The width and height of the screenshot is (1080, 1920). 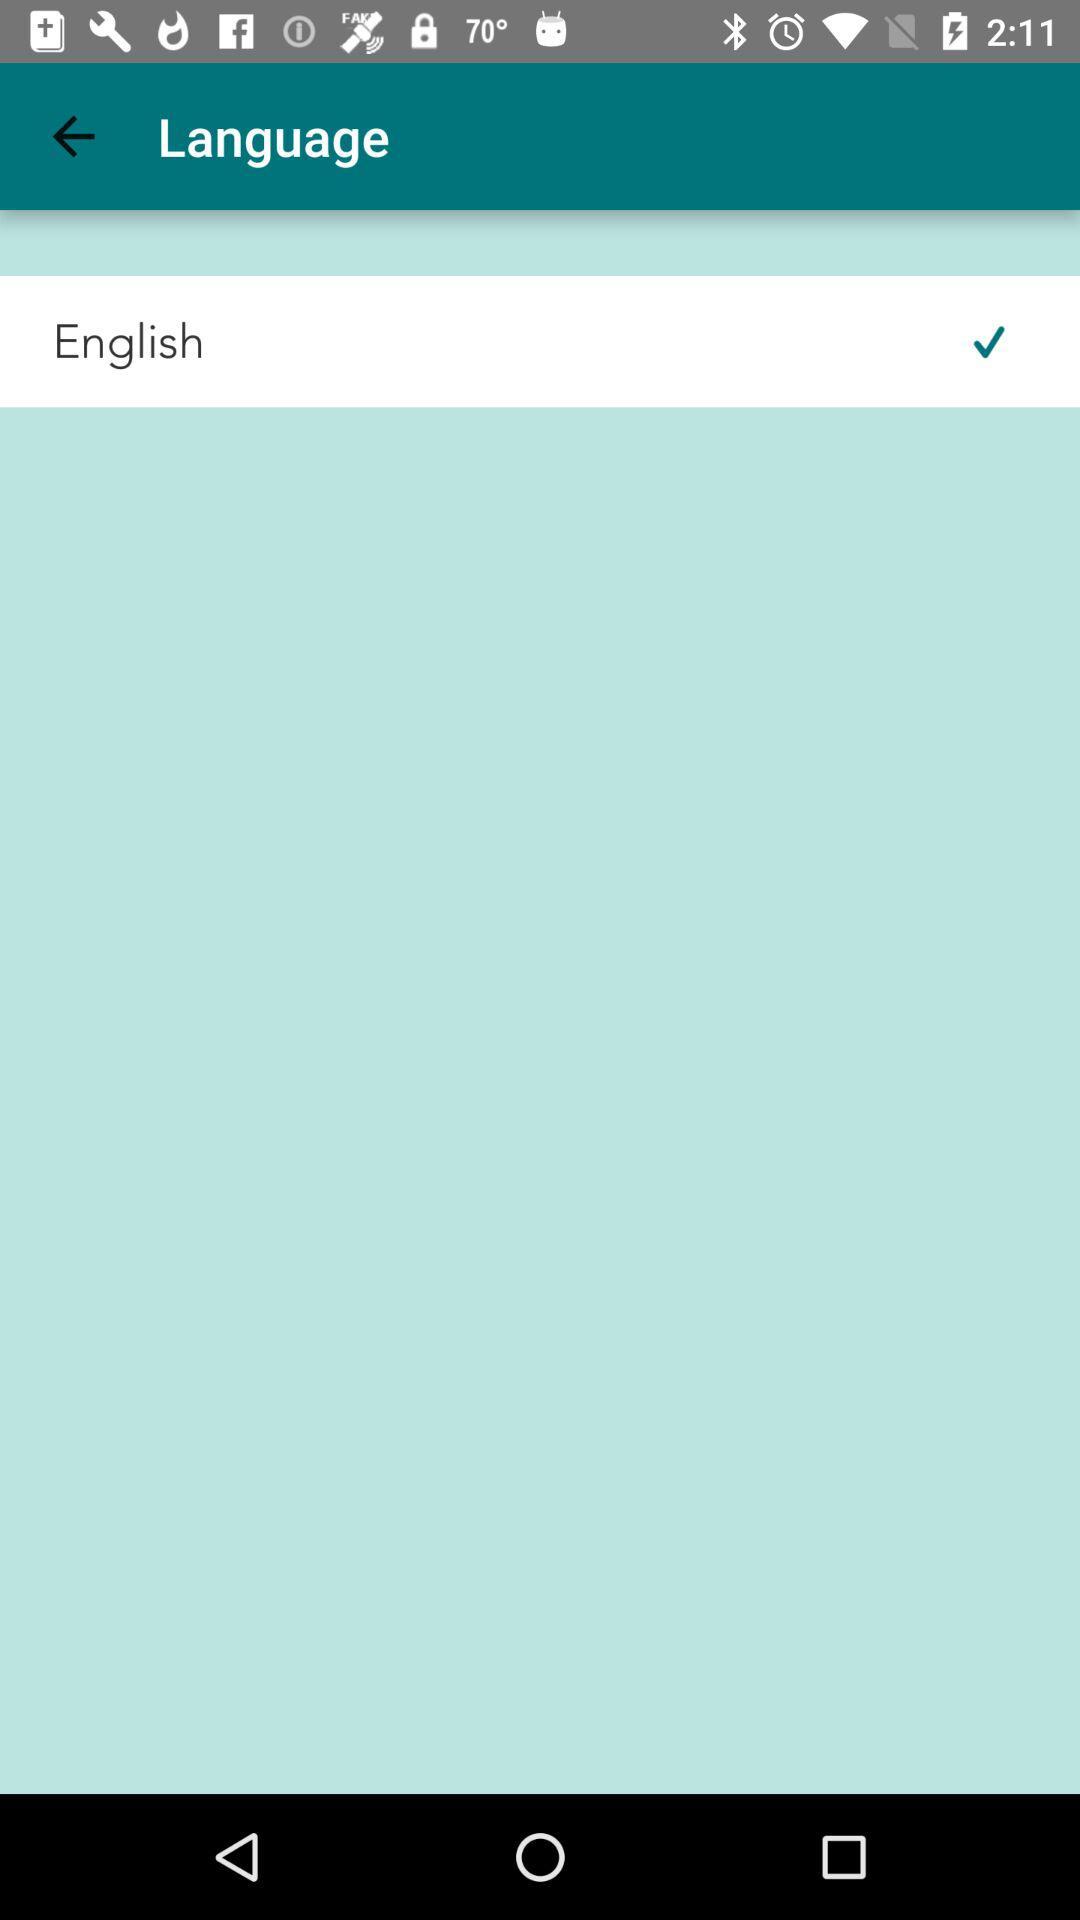 What do you see at coordinates (72, 135) in the screenshot?
I see `item next to the language` at bounding box center [72, 135].